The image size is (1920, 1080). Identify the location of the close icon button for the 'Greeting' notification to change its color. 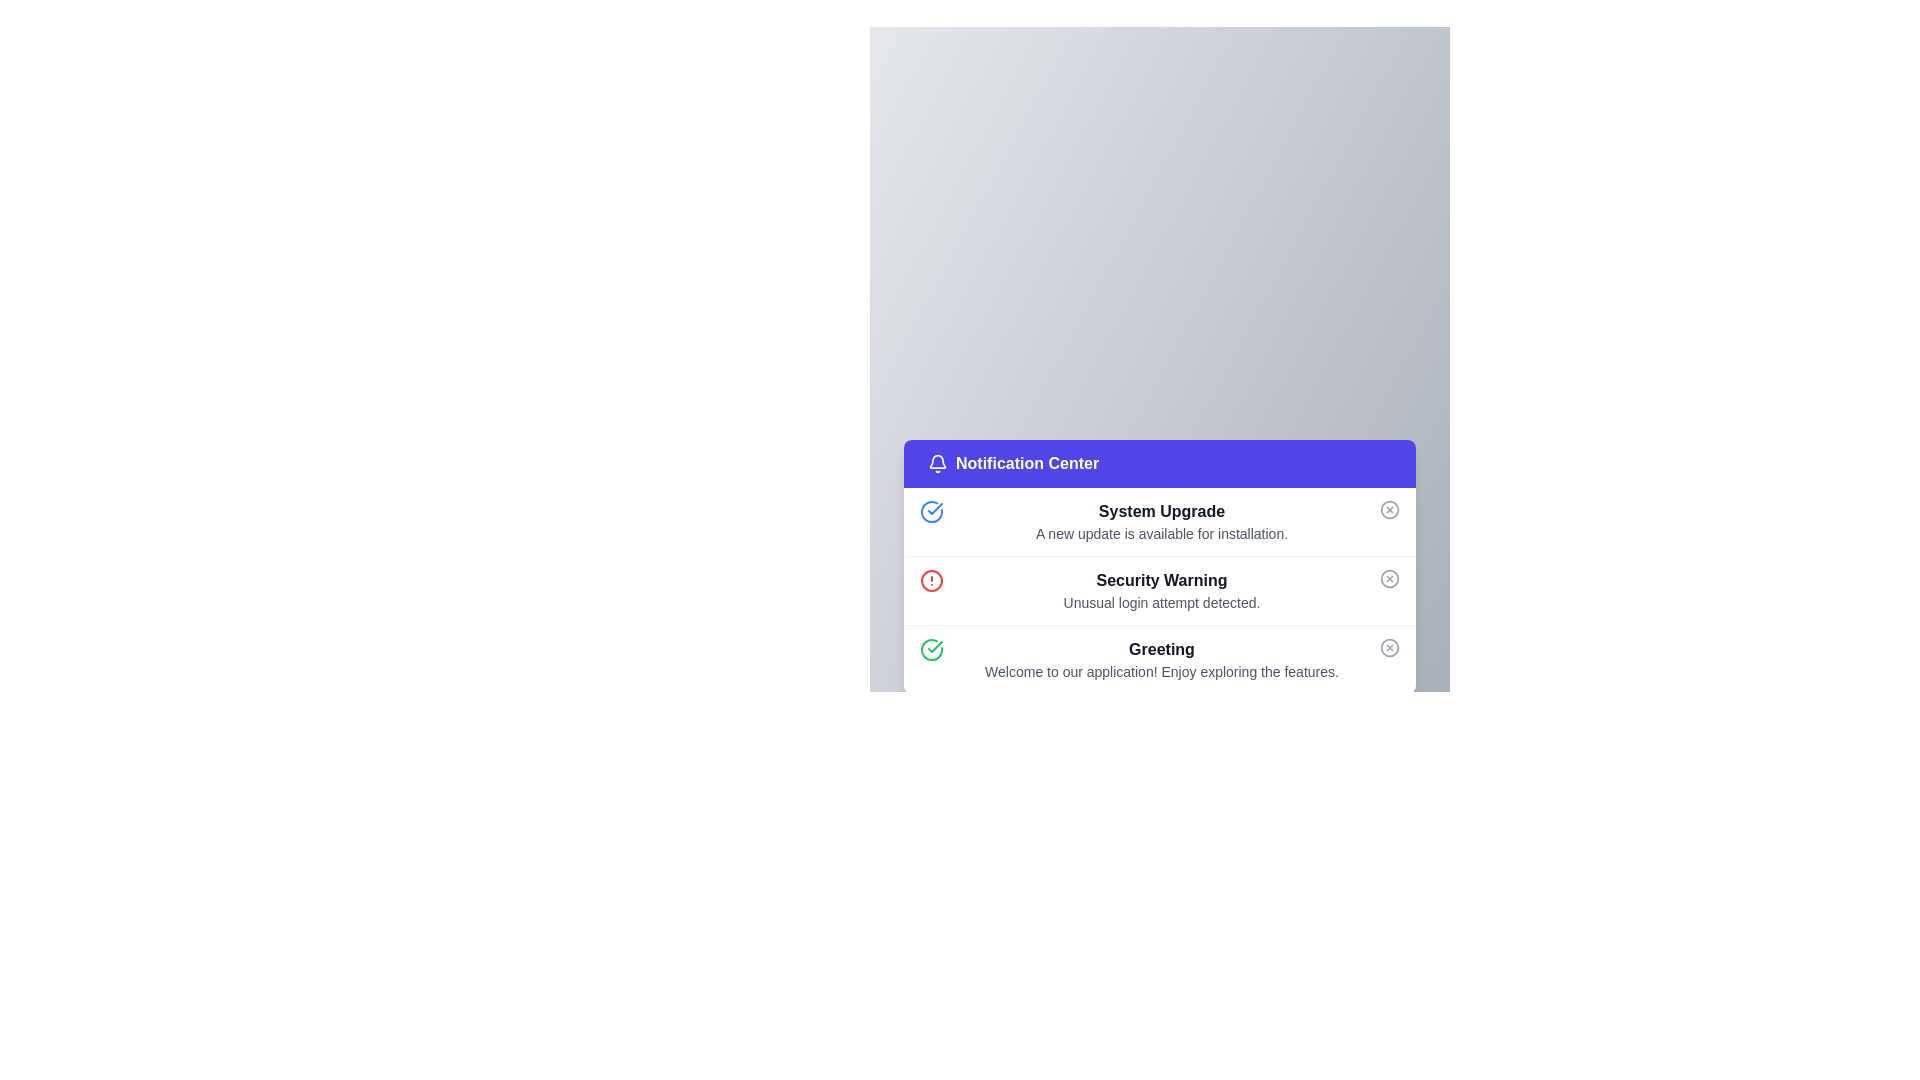
(1389, 648).